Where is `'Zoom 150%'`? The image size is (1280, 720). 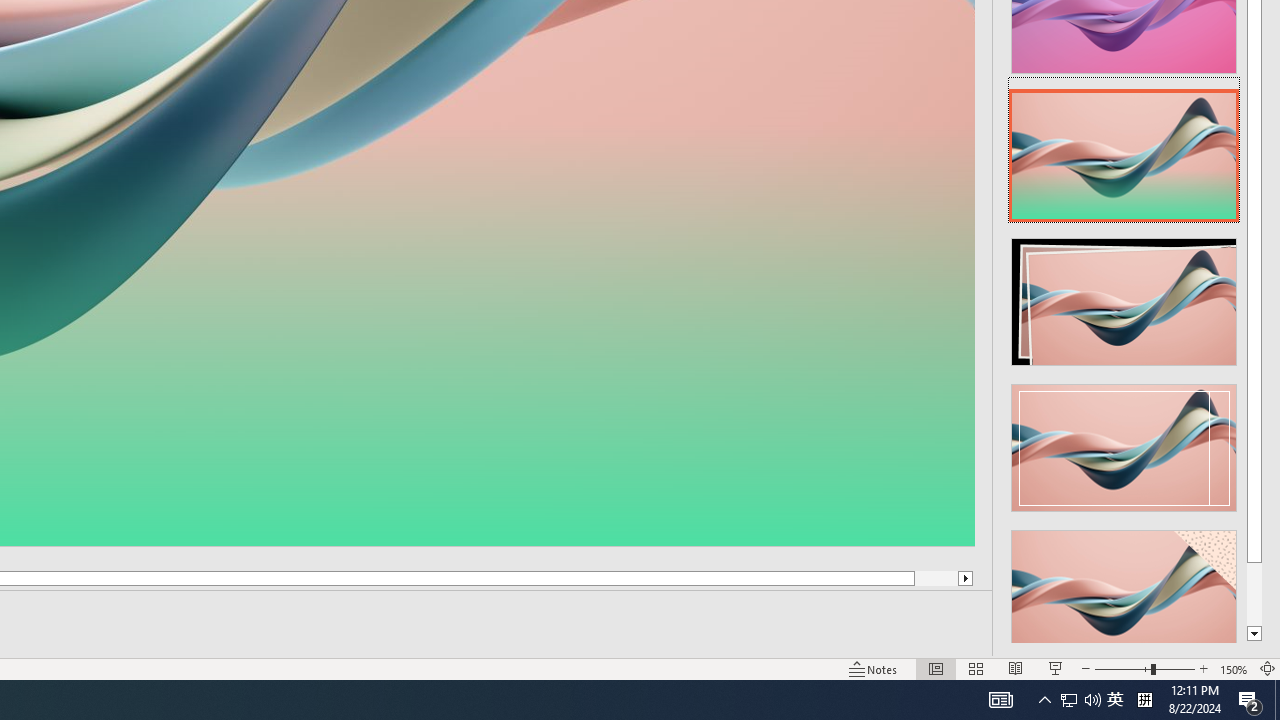 'Zoom 150%' is located at coordinates (1233, 669).